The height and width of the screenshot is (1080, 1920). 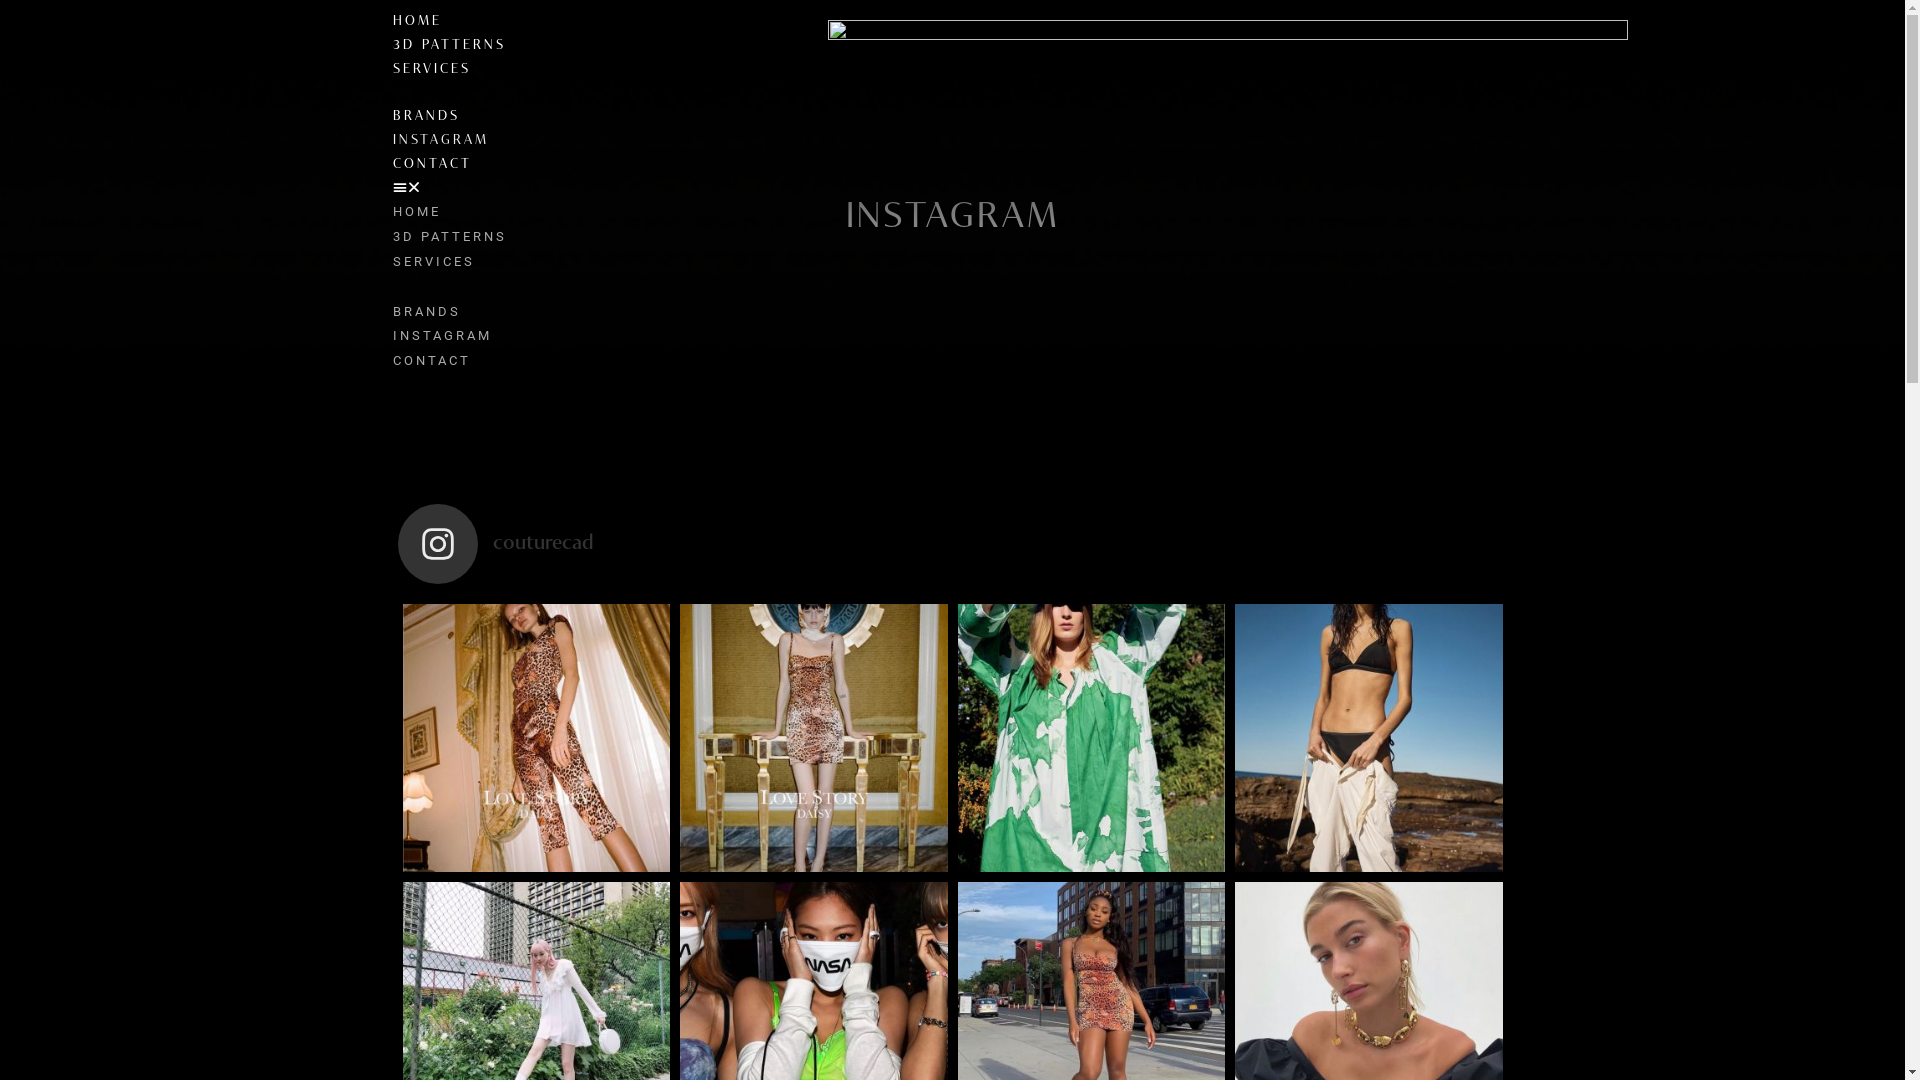 What do you see at coordinates (430, 68) in the screenshot?
I see `'SERVICES'` at bounding box center [430, 68].